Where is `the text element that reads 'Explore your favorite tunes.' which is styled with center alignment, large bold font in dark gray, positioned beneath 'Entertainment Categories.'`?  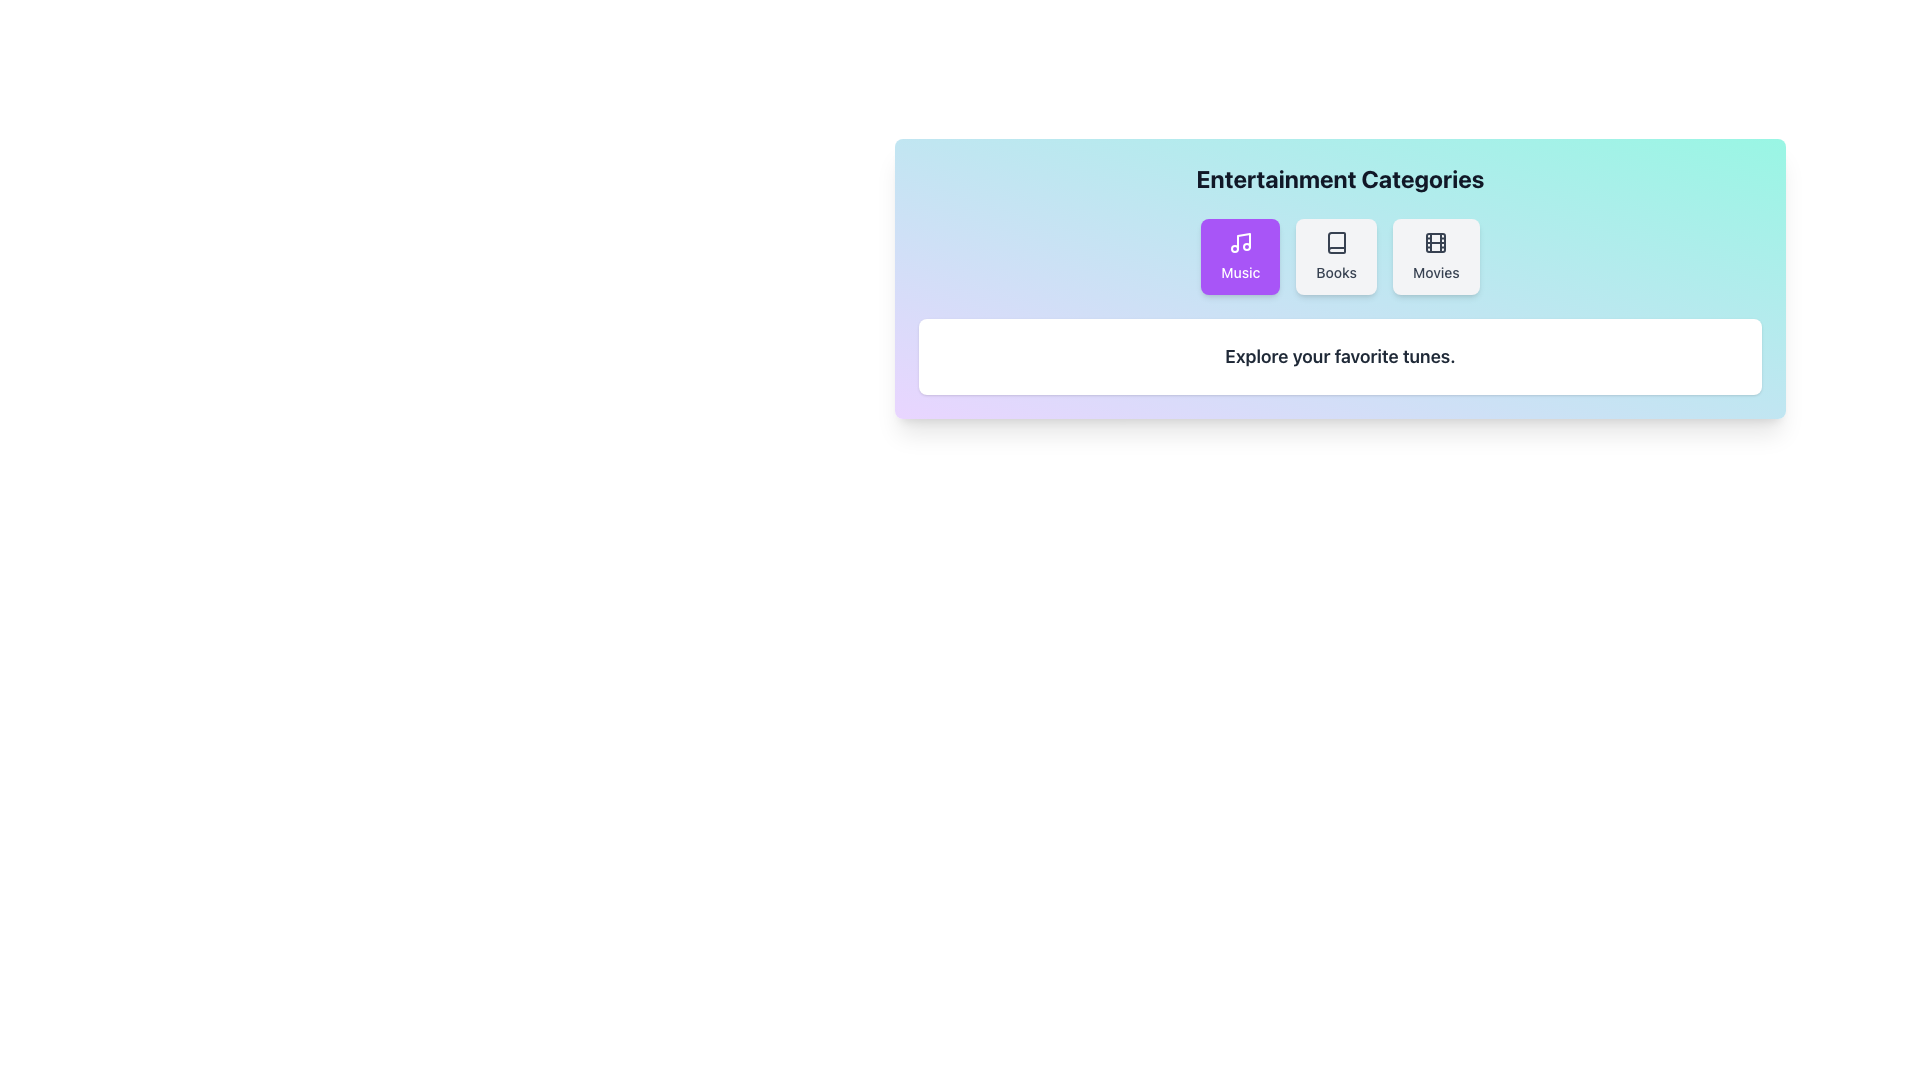
the text element that reads 'Explore your favorite tunes.' which is styled with center alignment, large bold font in dark gray, positioned beneath 'Entertainment Categories.' is located at coordinates (1340, 356).